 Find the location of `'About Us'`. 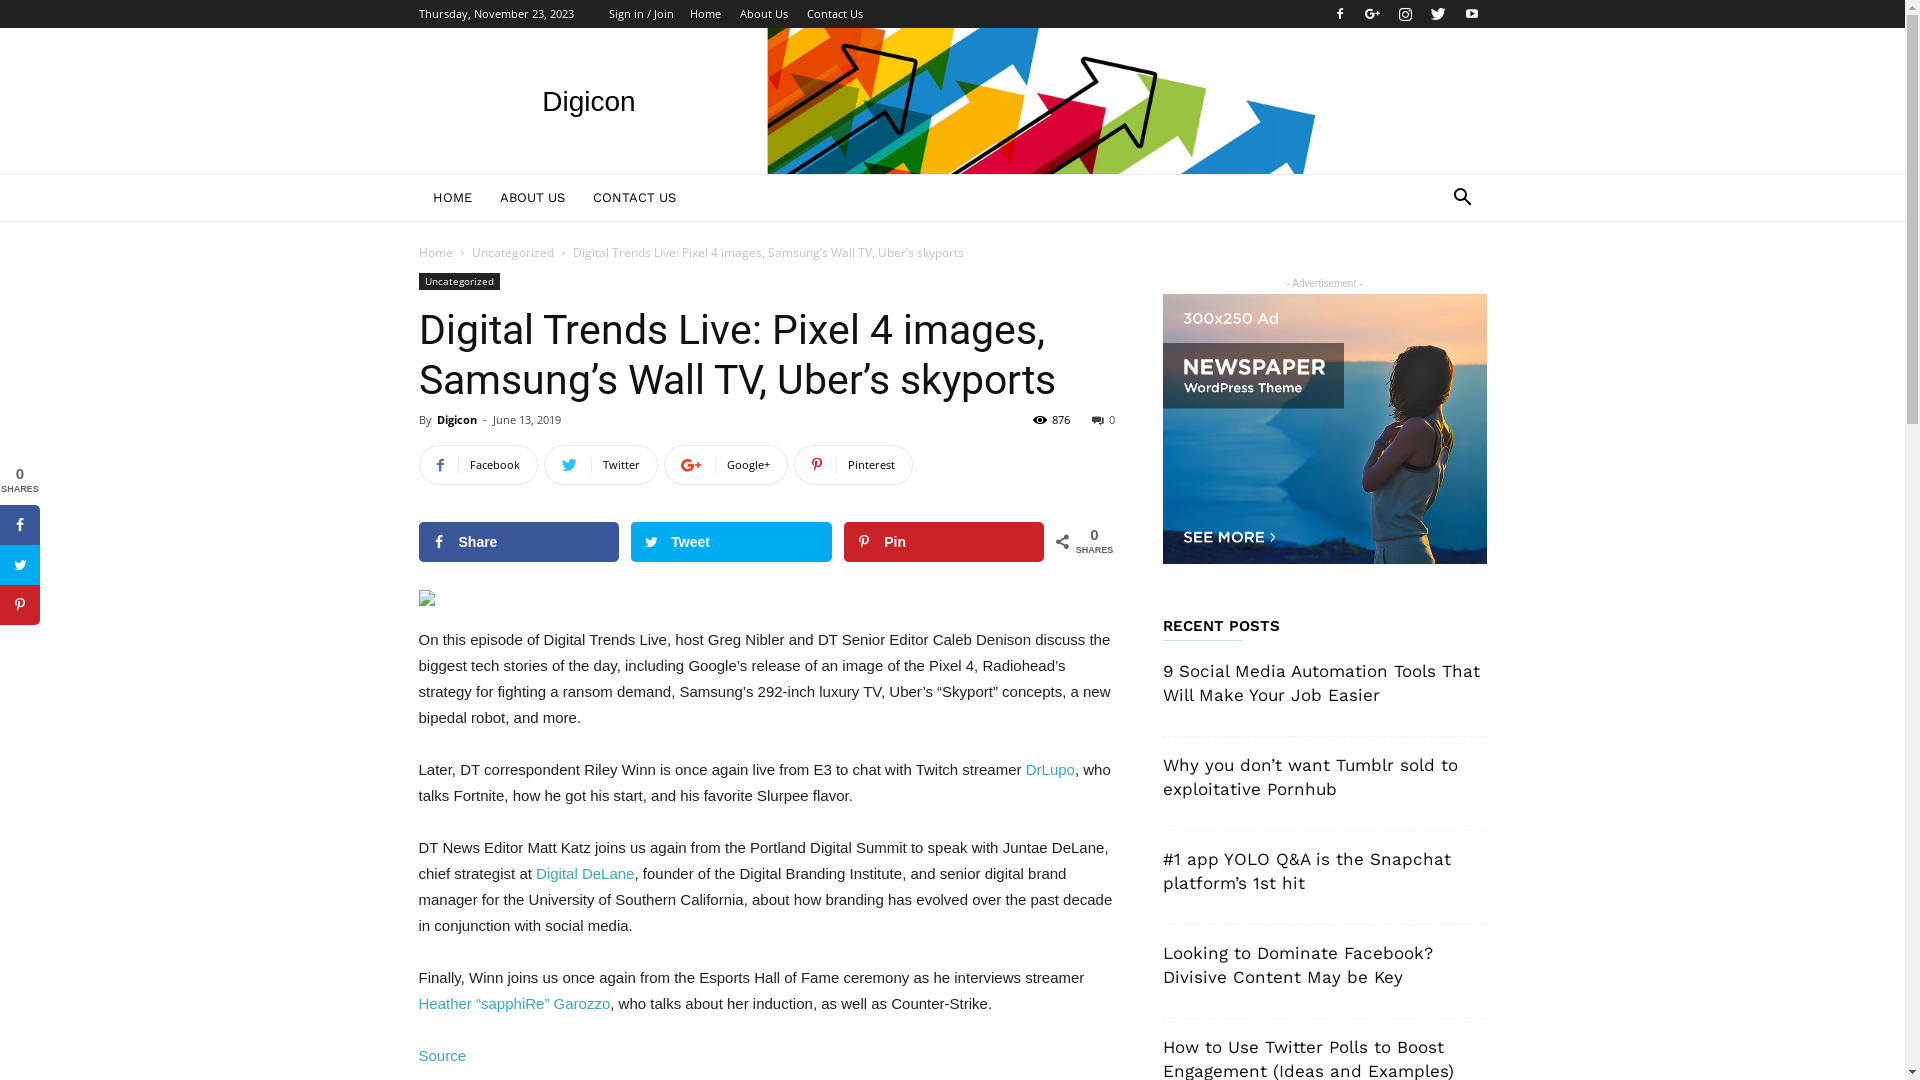

'About Us' is located at coordinates (762, 13).